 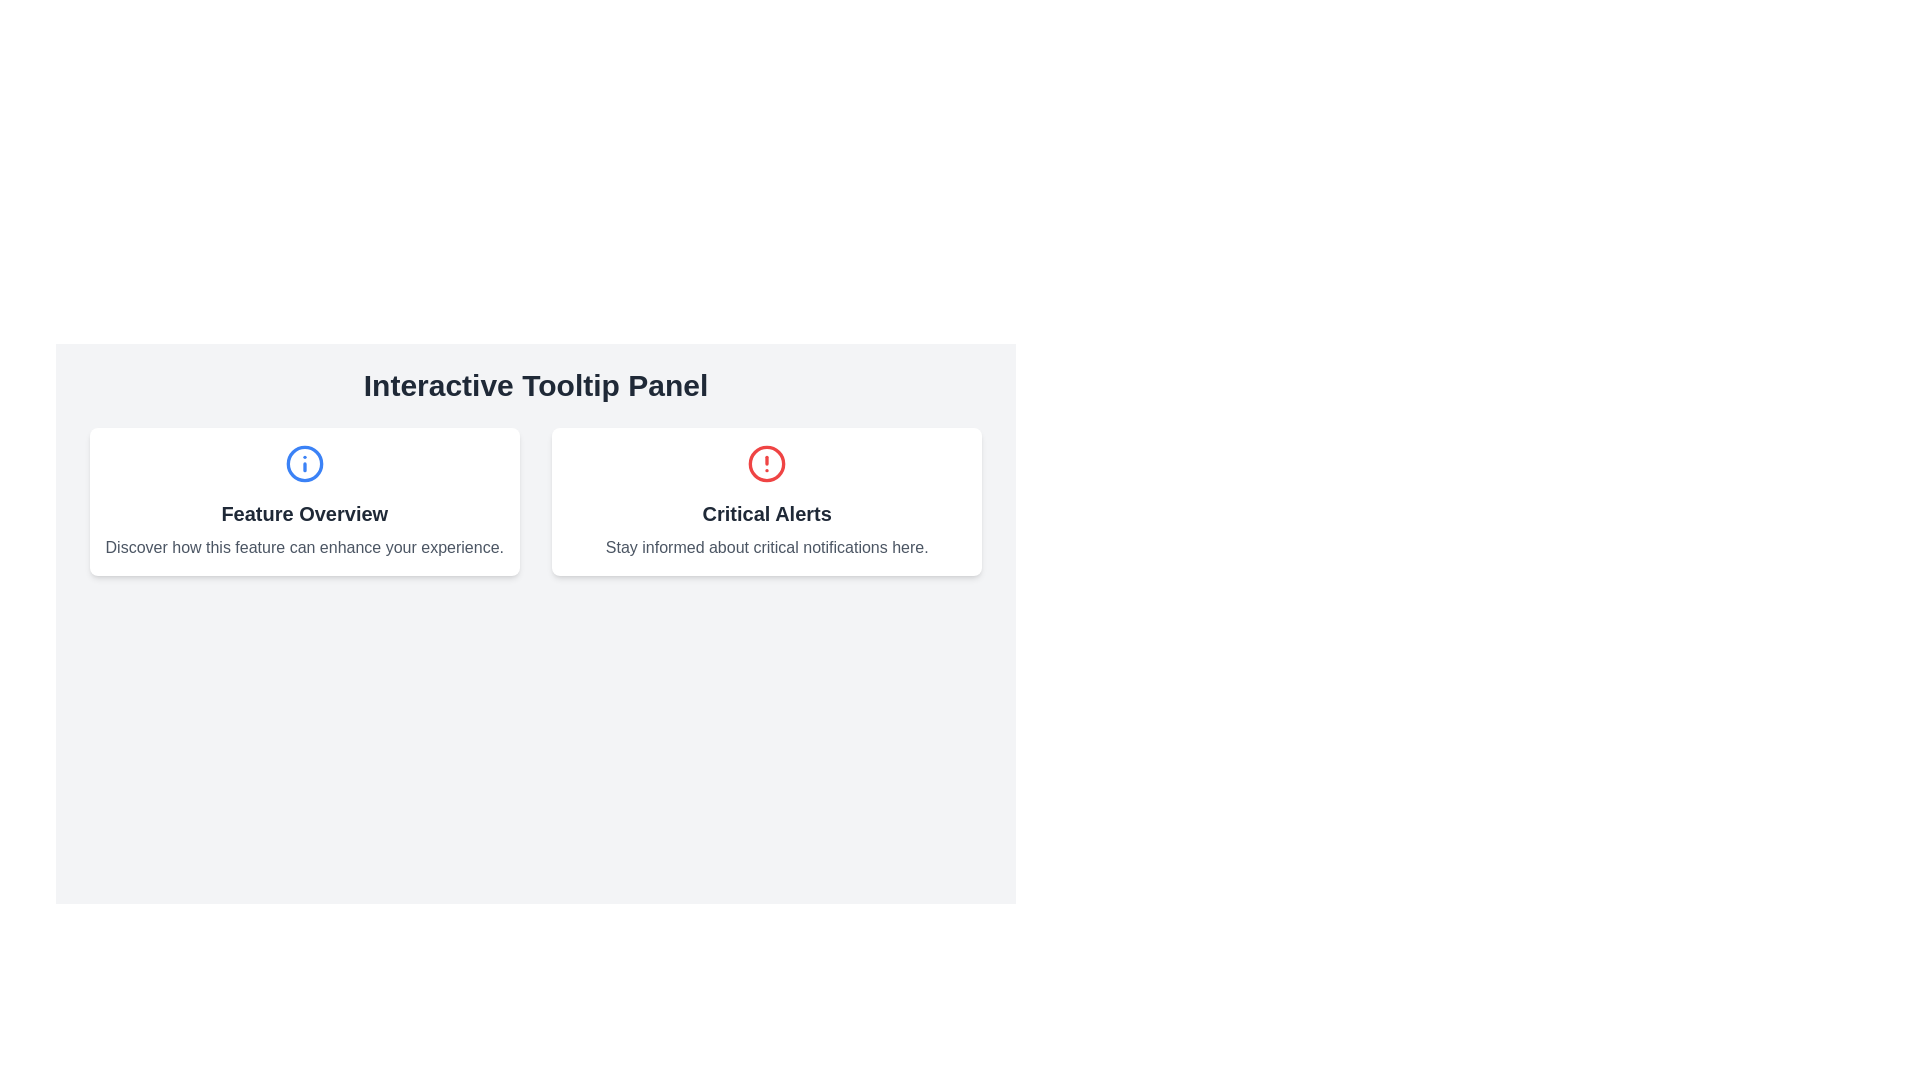 I want to click on the informational indicator icon located at the top center of the left card in the 'Interactive Tooltip Panel', so click(x=303, y=463).